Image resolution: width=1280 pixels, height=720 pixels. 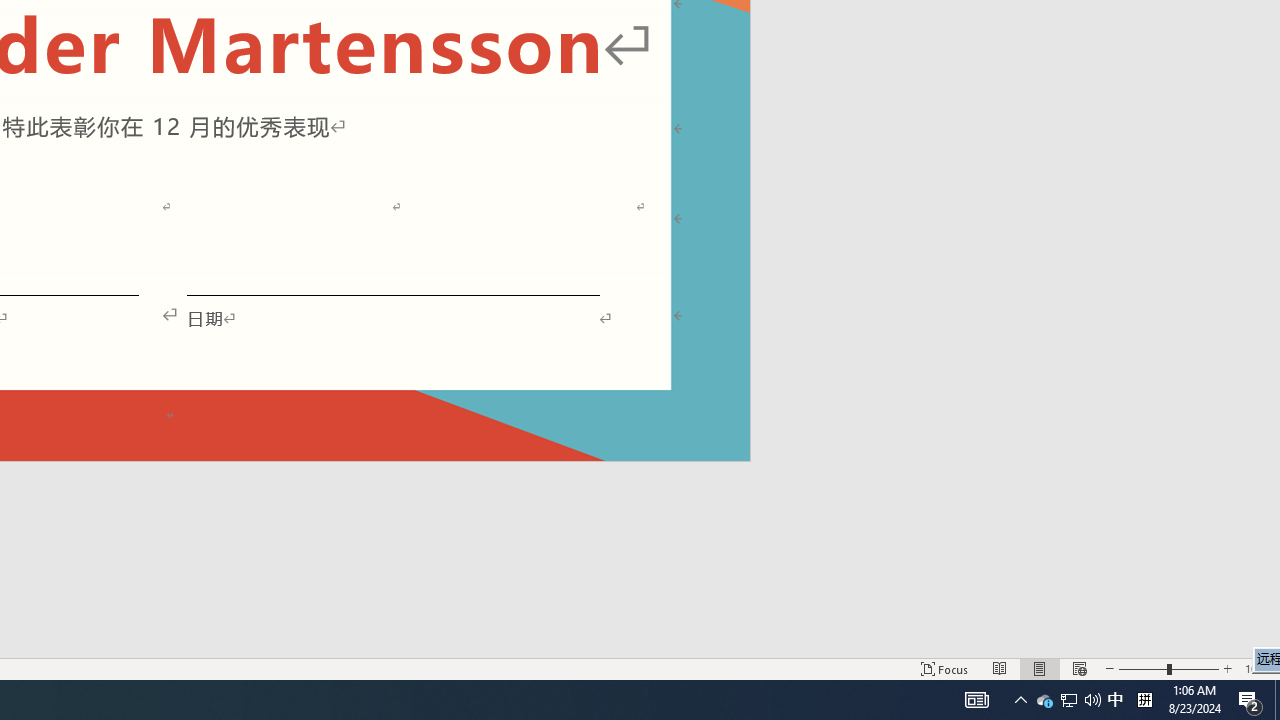 What do you see at coordinates (1226, 669) in the screenshot?
I see `'Zoom In'` at bounding box center [1226, 669].